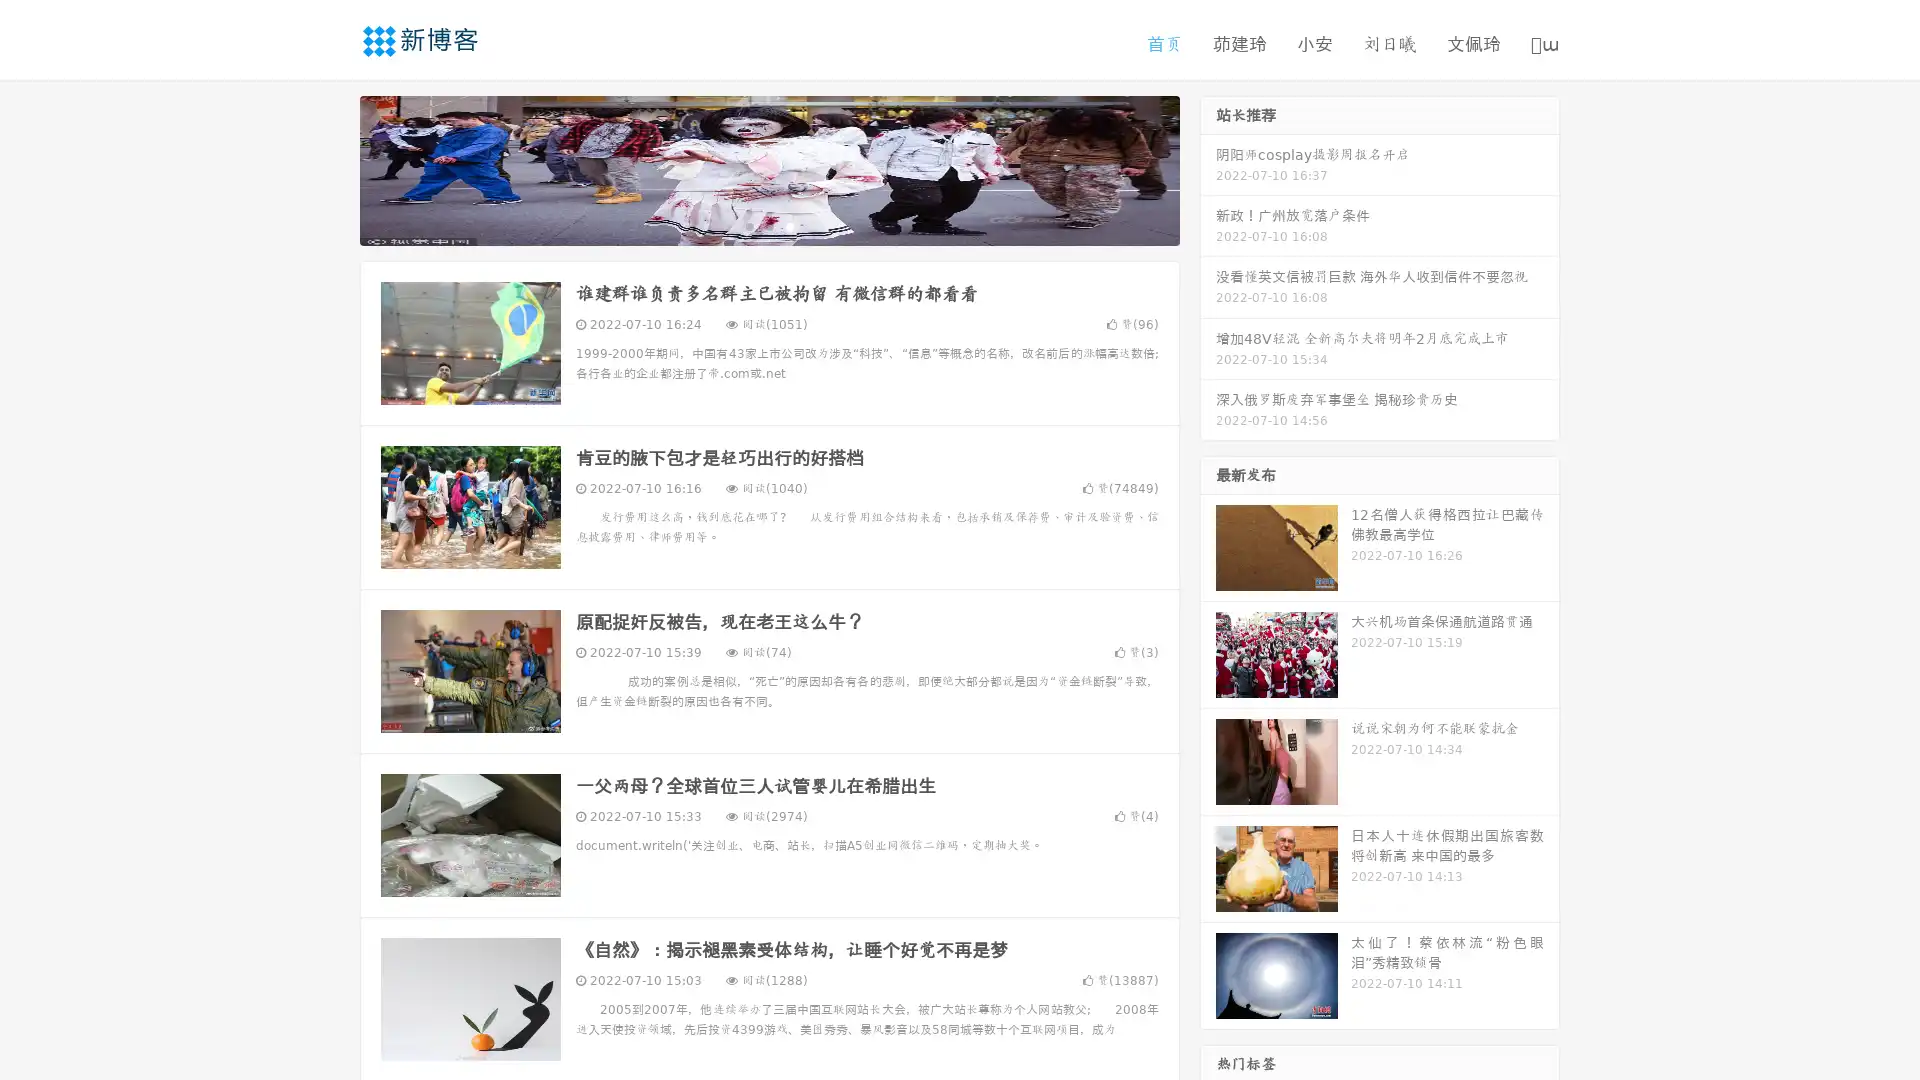 The width and height of the screenshot is (1920, 1080). Describe the element at coordinates (1208, 168) in the screenshot. I see `Next slide` at that location.